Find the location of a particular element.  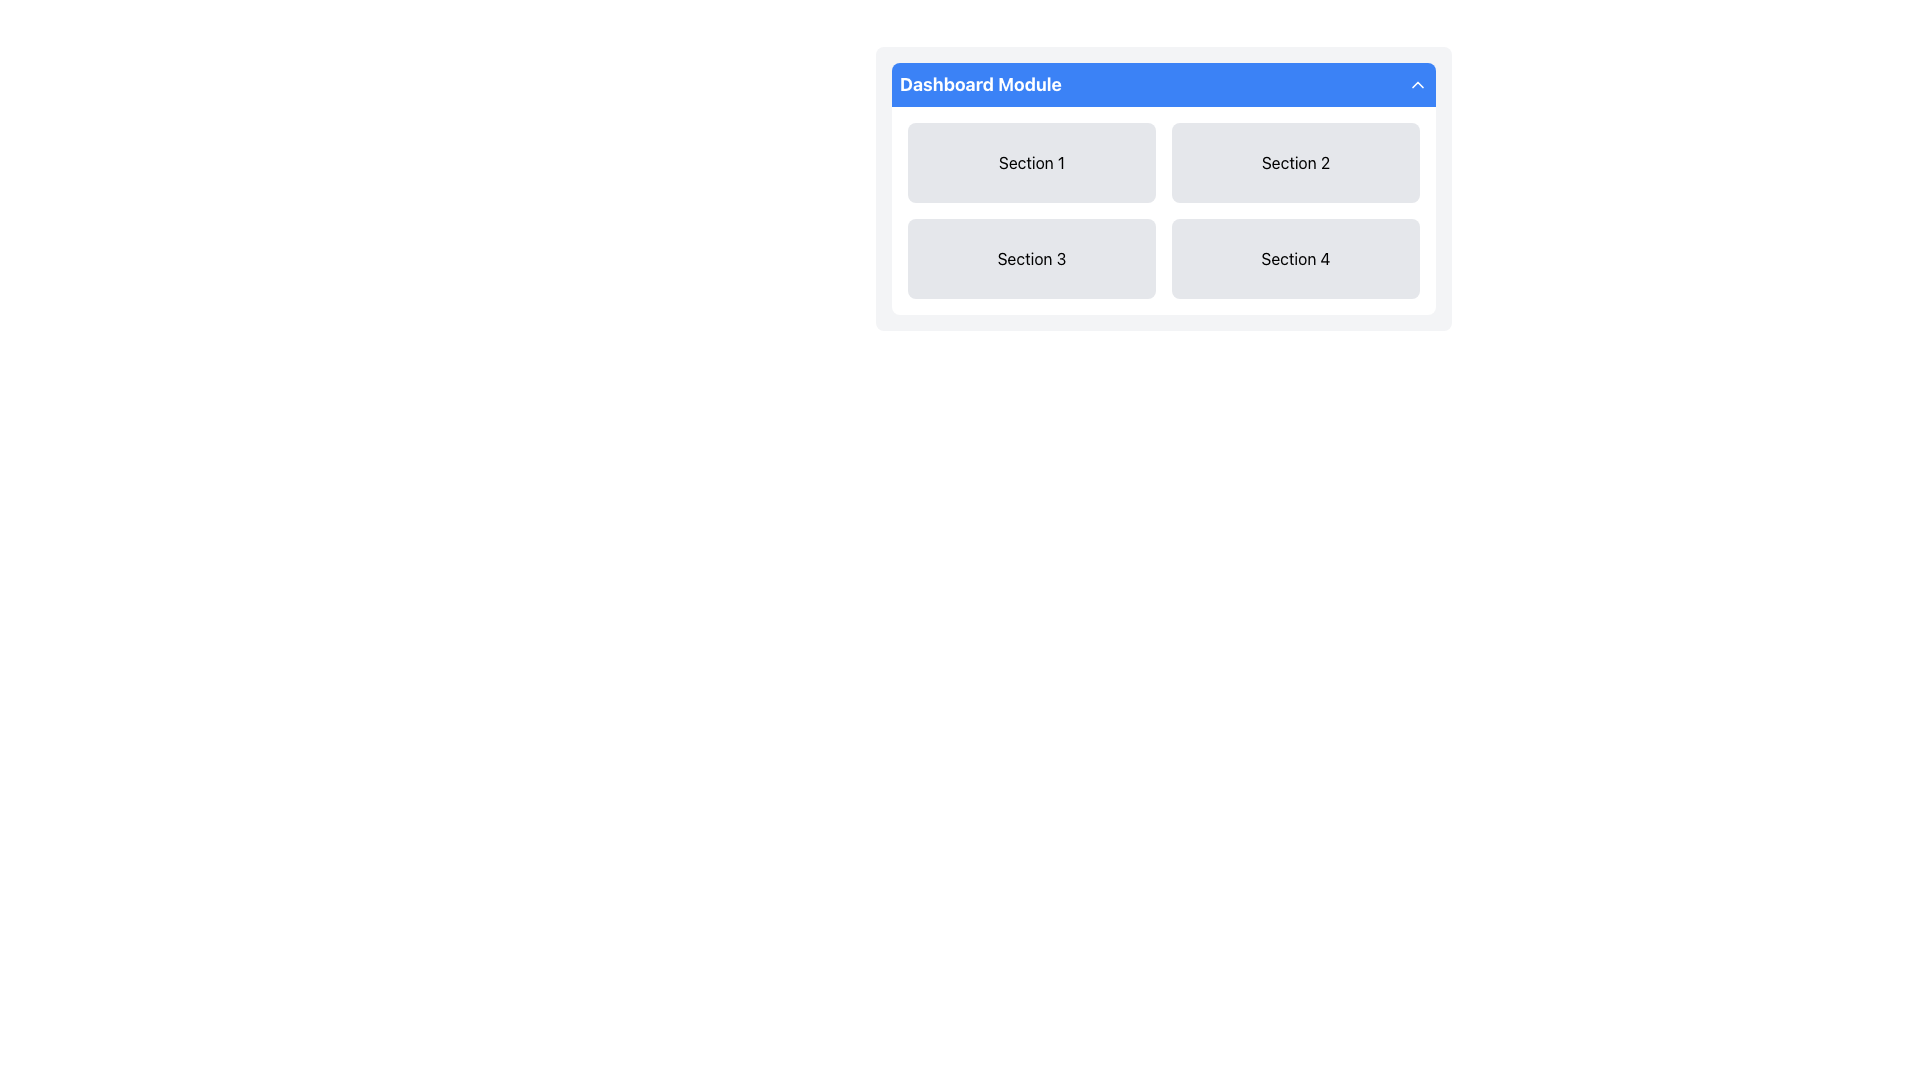

the 'Section 1' card or button, which is a rectangular element with a light gray background and black centered text, located in the top-left corner of the grid layout is located at coordinates (1032, 161).